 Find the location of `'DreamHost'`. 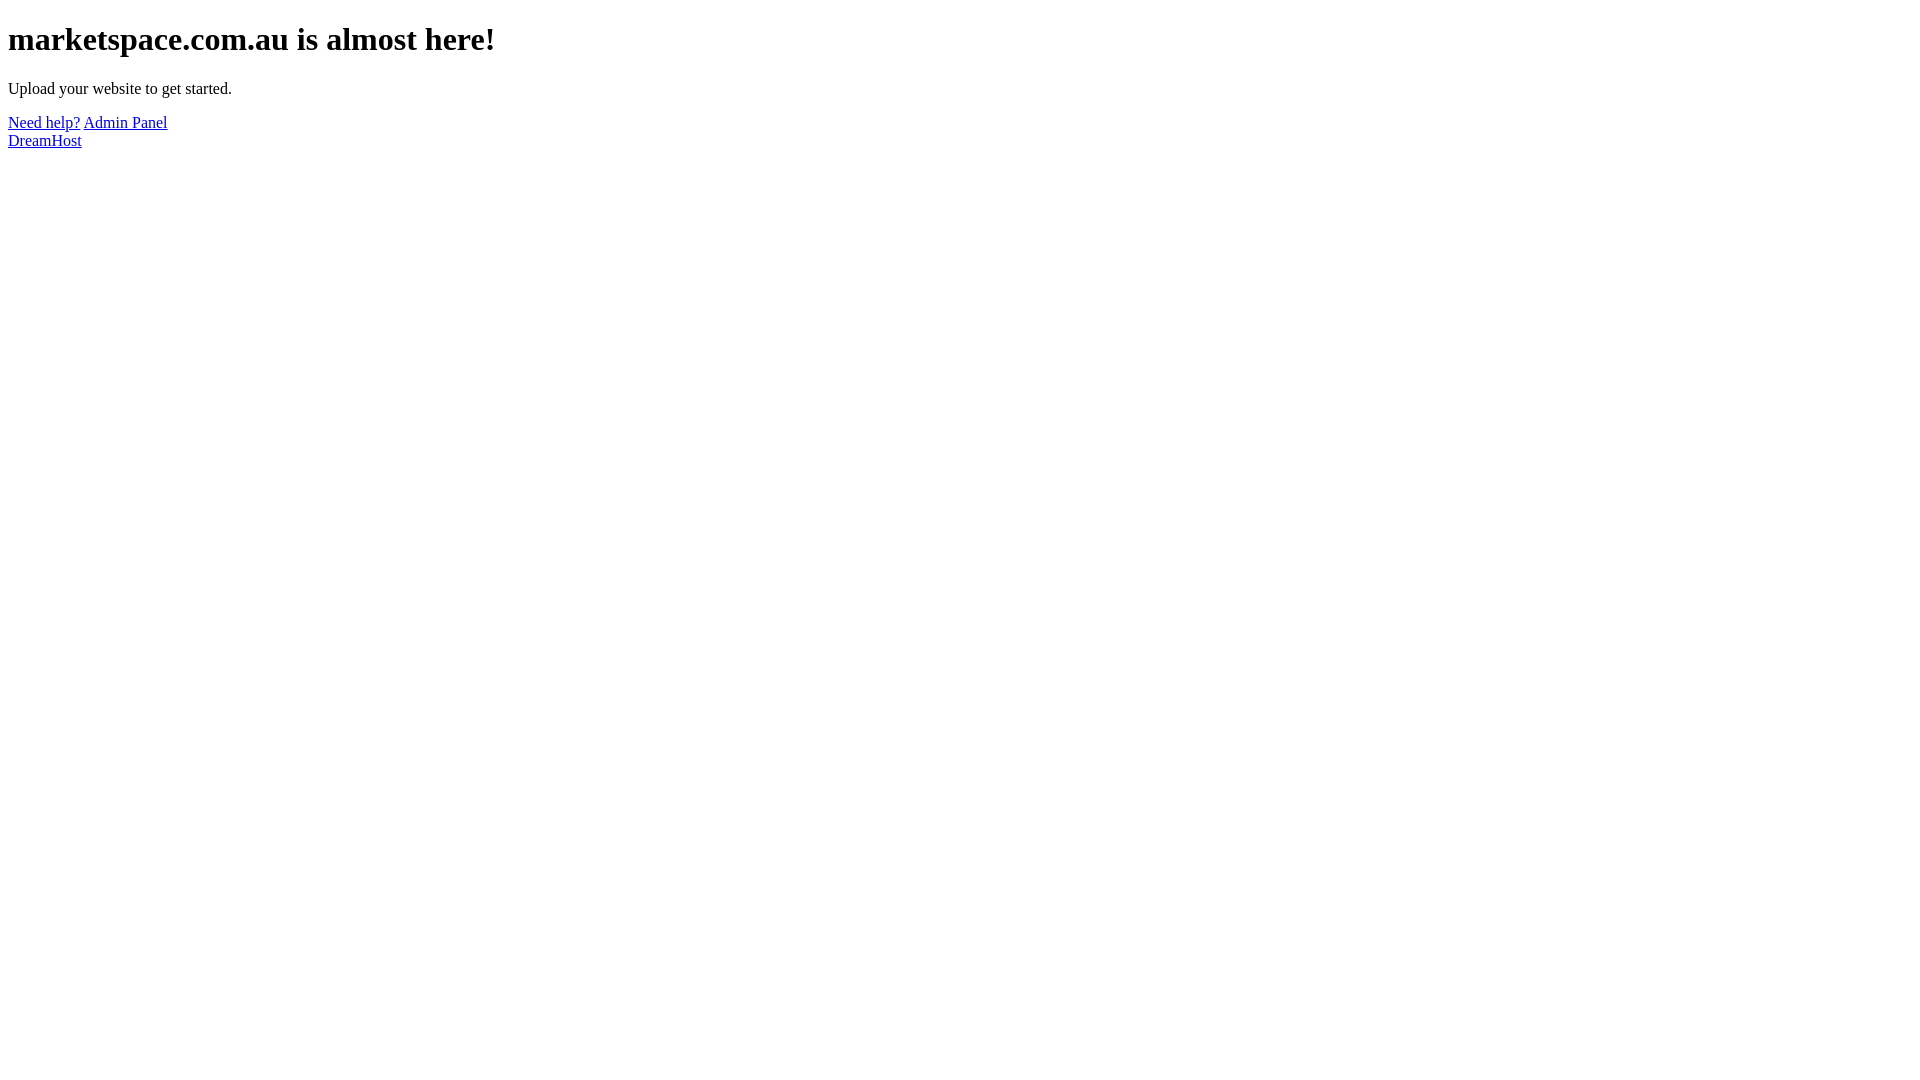

'DreamHost' is located at coordinates (44, 139).